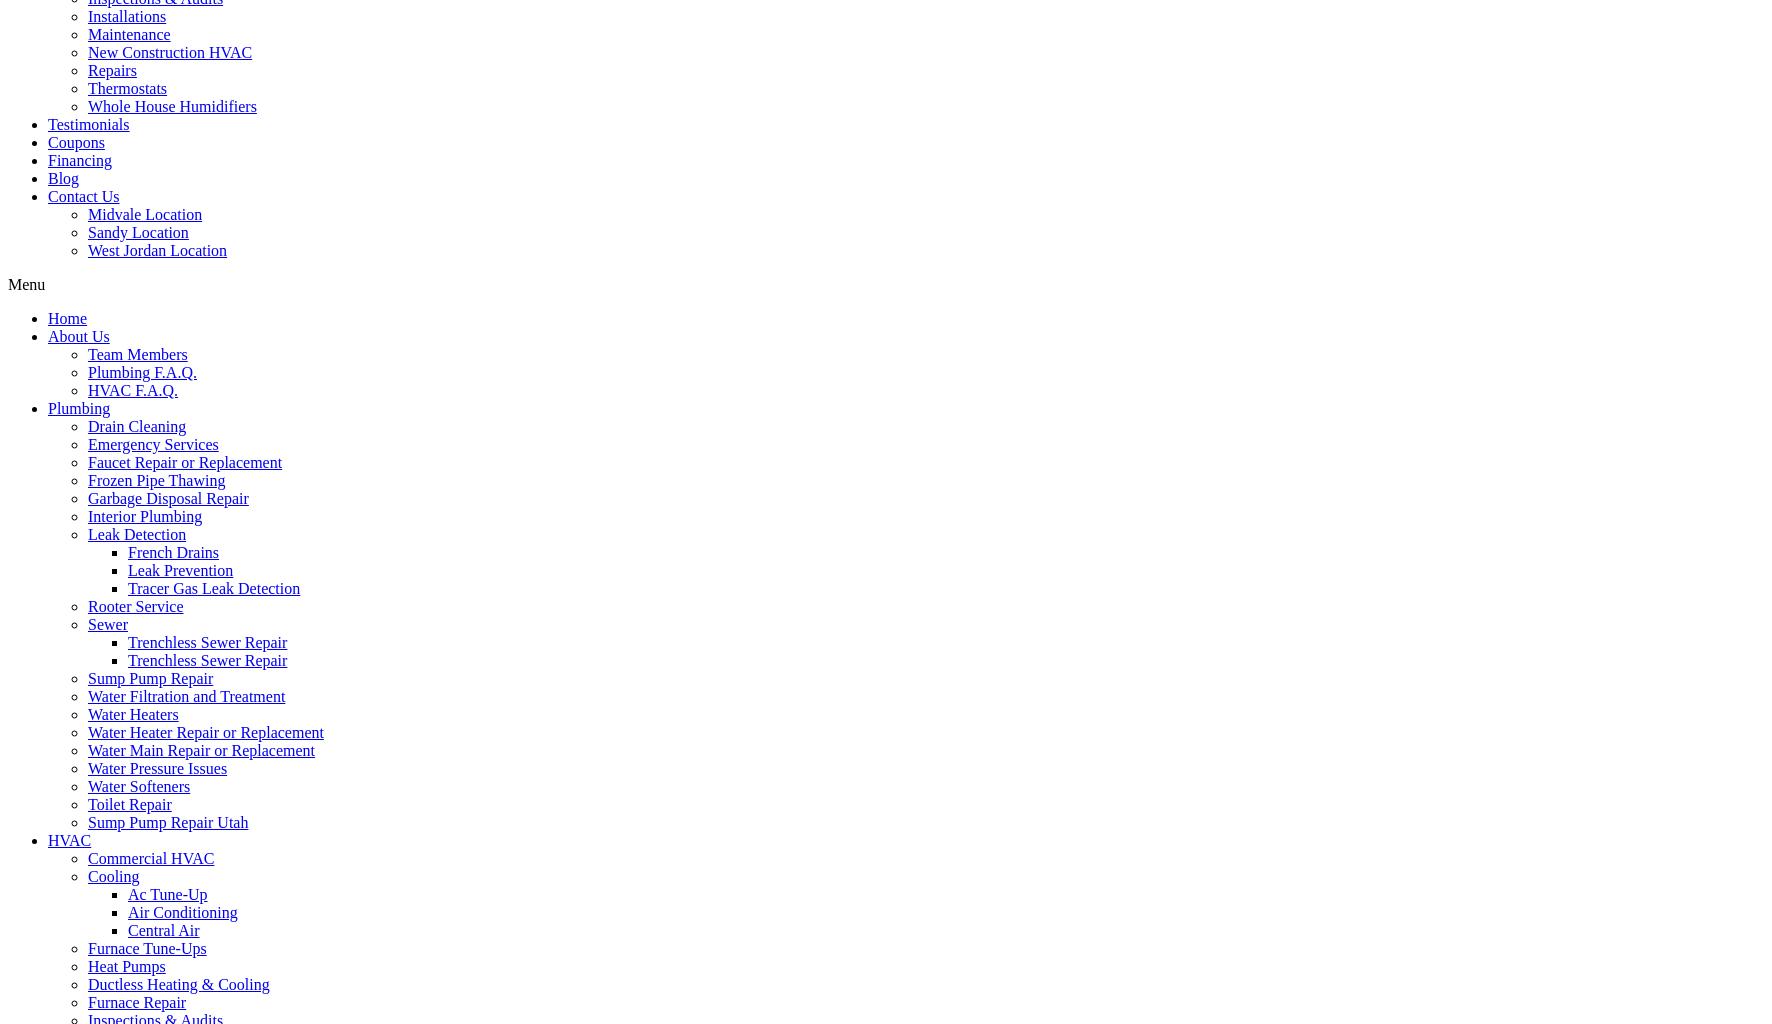  What do you see at coordinates (157, 766) in the screenshot?
I see `'Water Pressure Issues'` at bounding box center [157, 766].